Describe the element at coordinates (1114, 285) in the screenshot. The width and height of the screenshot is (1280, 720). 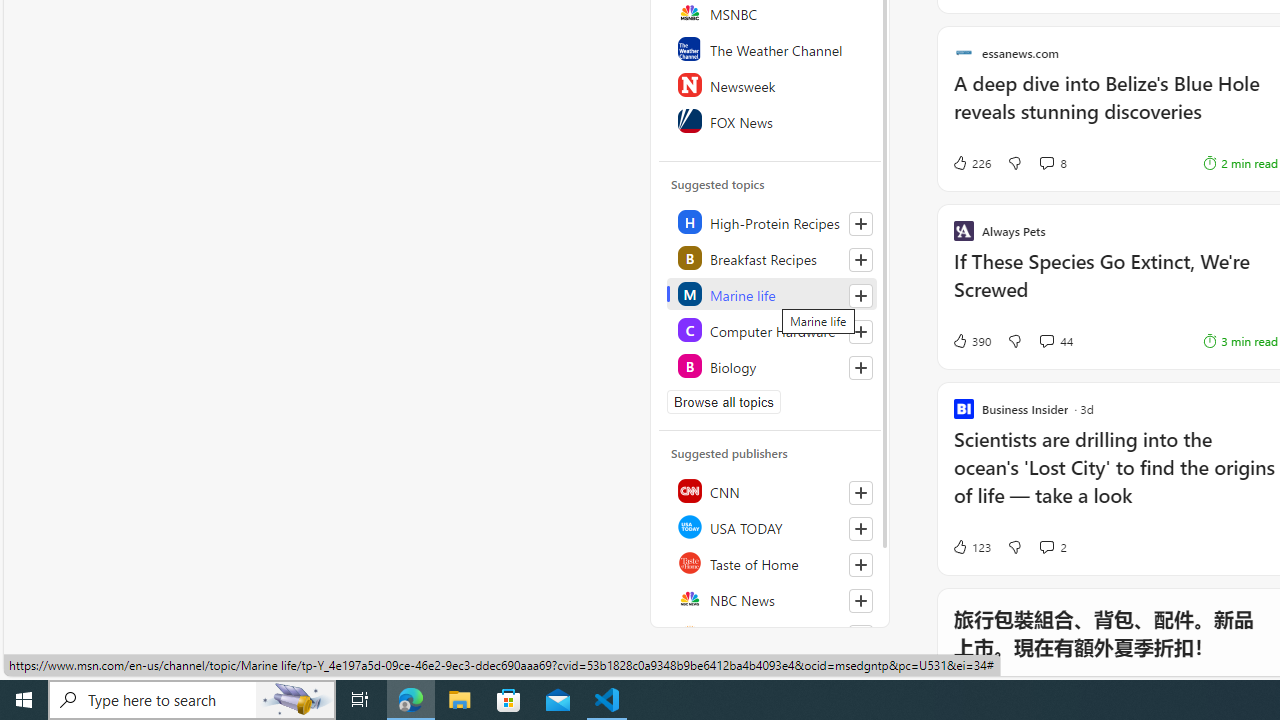
I see `'If These Species Go Extinct, We'` at that location.